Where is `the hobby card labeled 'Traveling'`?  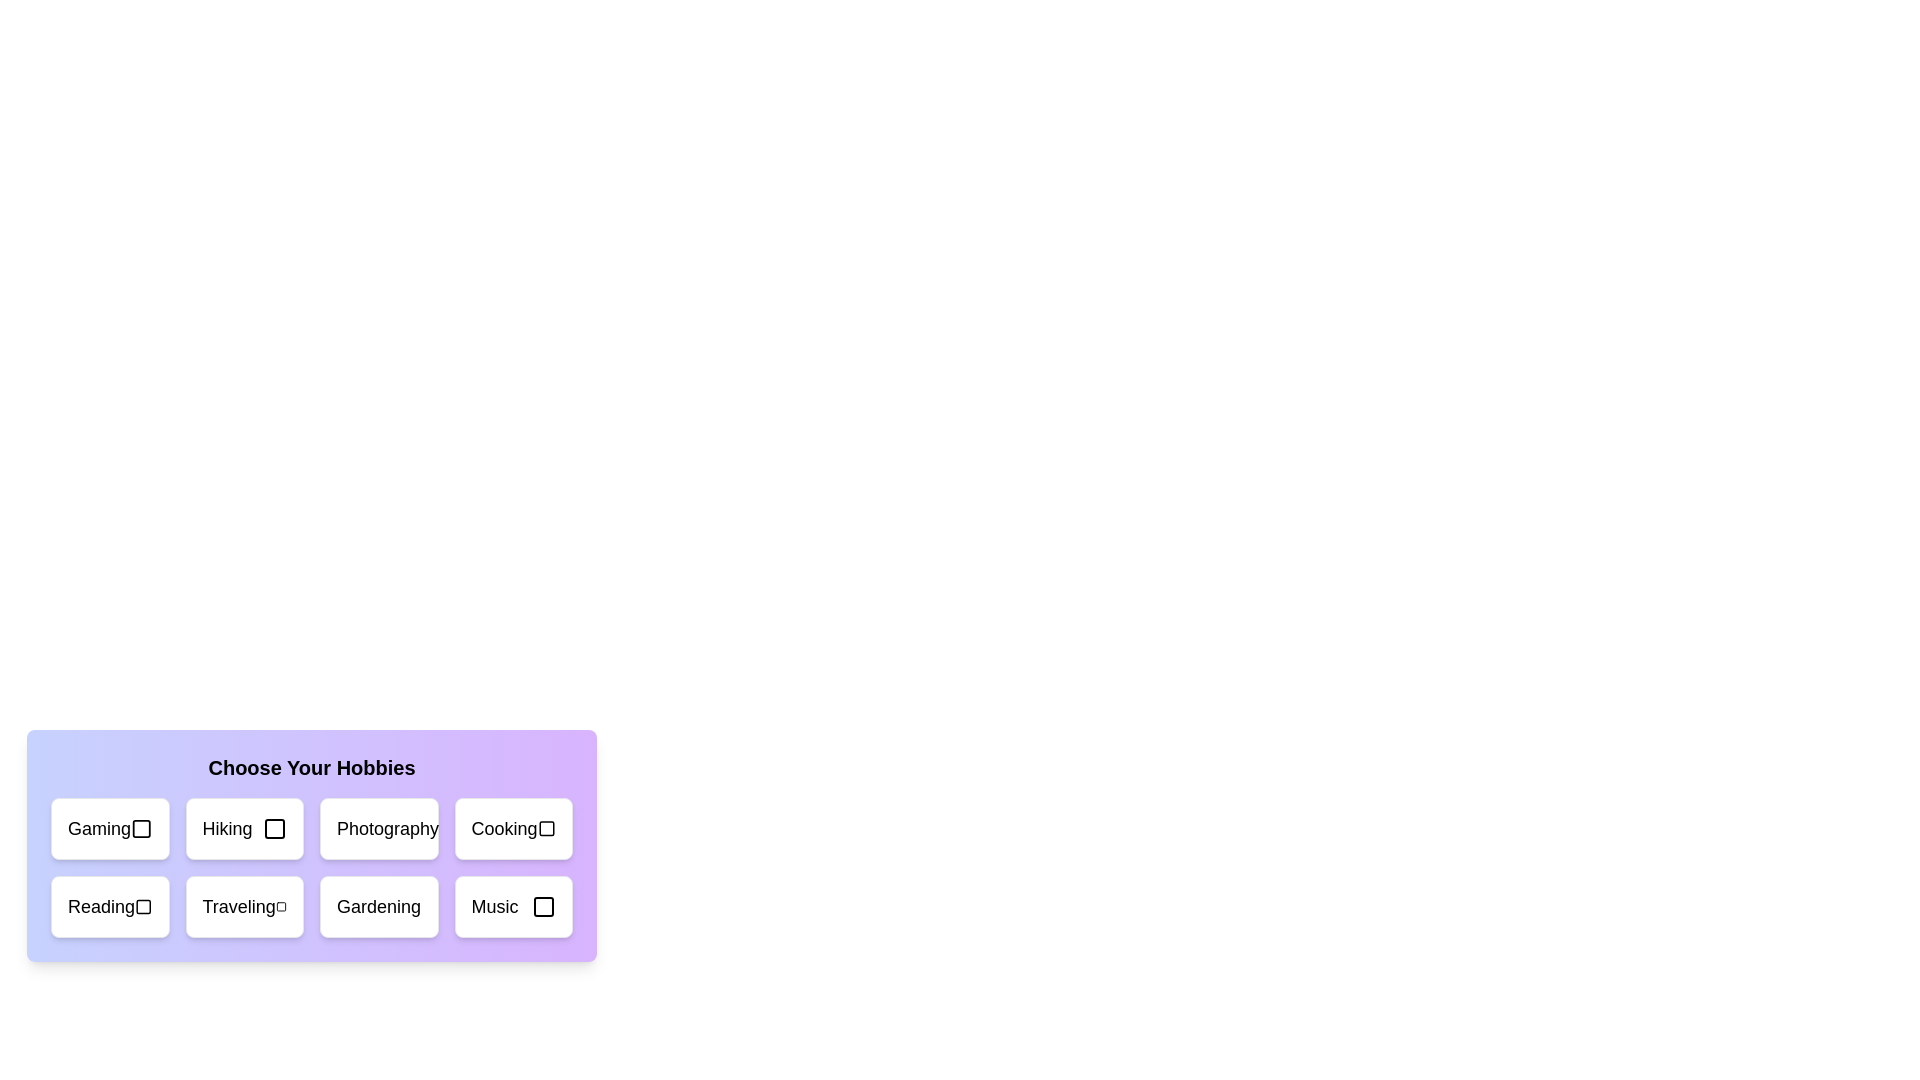
the hobby card labeled 'Traveling' is located at coordinates (243, 906).